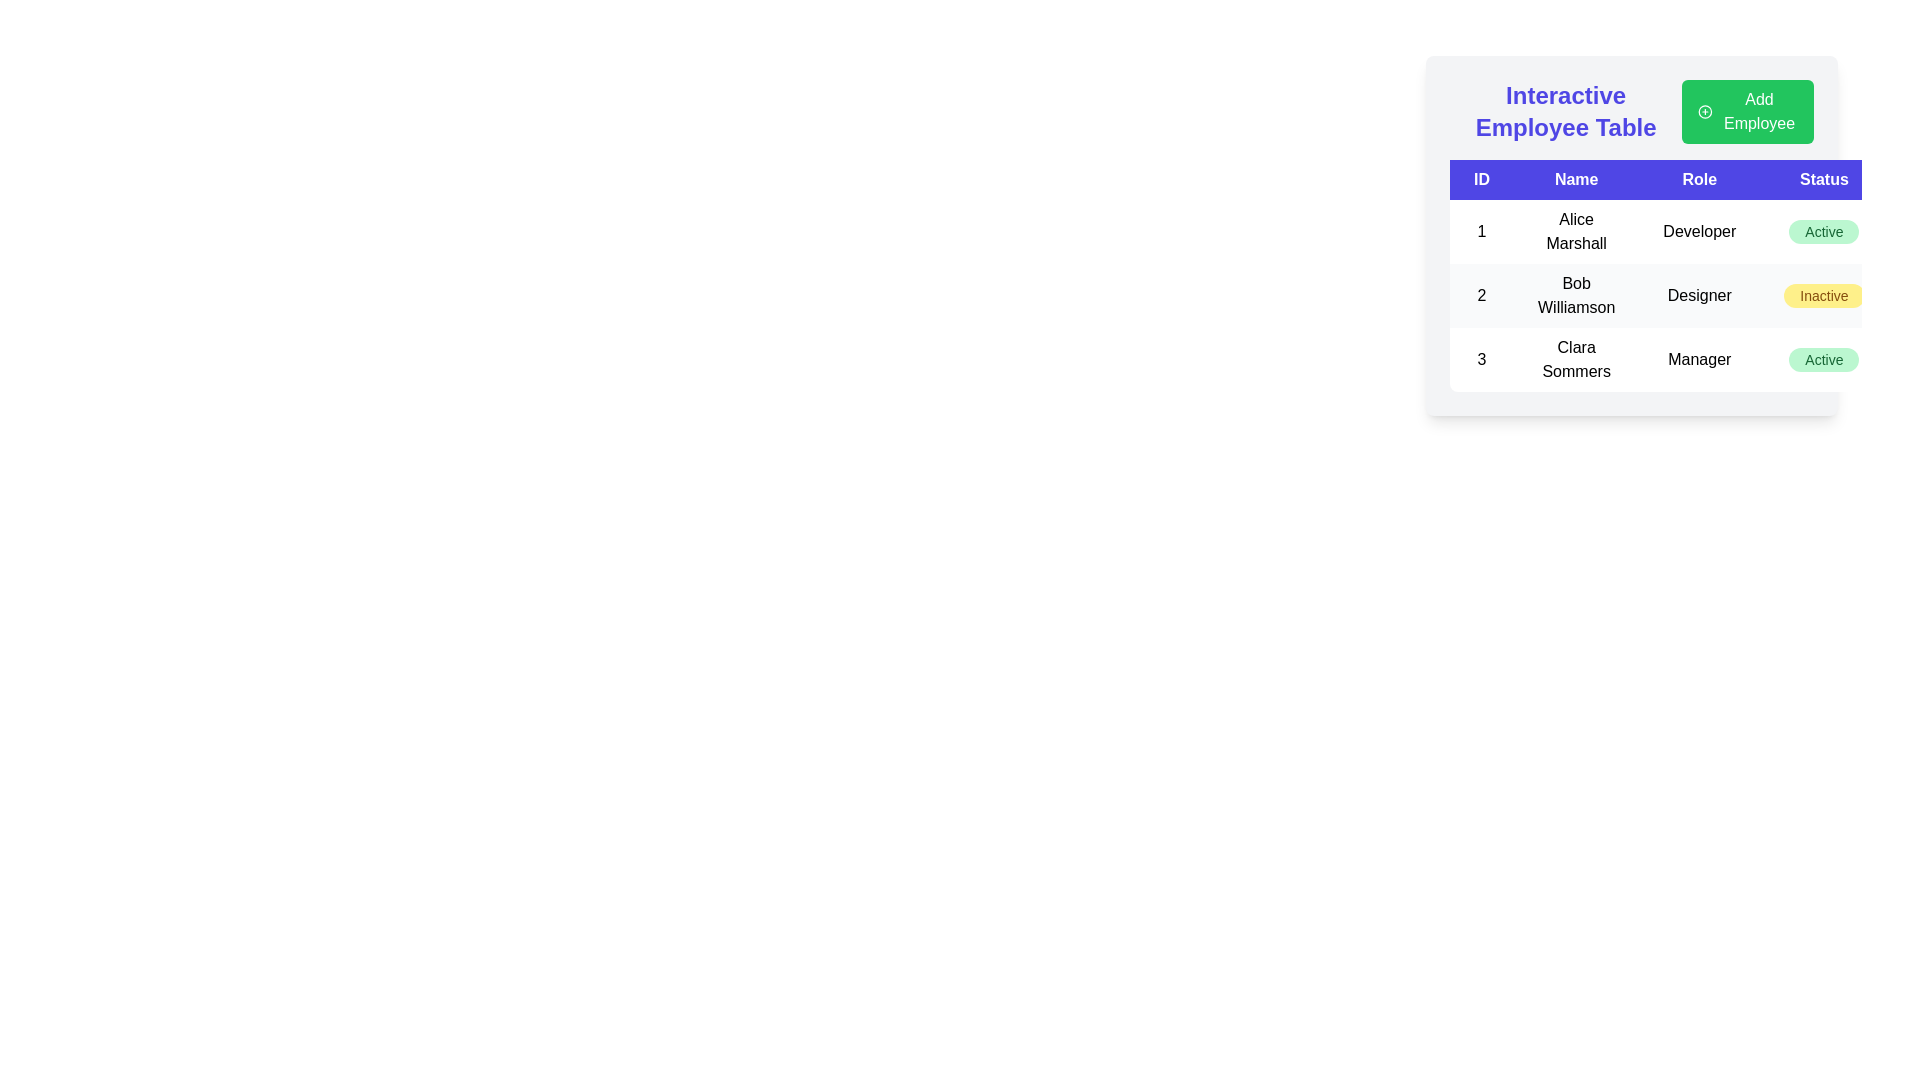  Describe the element at coordinates (1824, 230) in the screenshot. I see `the green oval-shaped badge labeled 'Active' in the Status column of the table, located in the top-right section aligned with 'Alice Marshall' and 'Developer'` at that location.